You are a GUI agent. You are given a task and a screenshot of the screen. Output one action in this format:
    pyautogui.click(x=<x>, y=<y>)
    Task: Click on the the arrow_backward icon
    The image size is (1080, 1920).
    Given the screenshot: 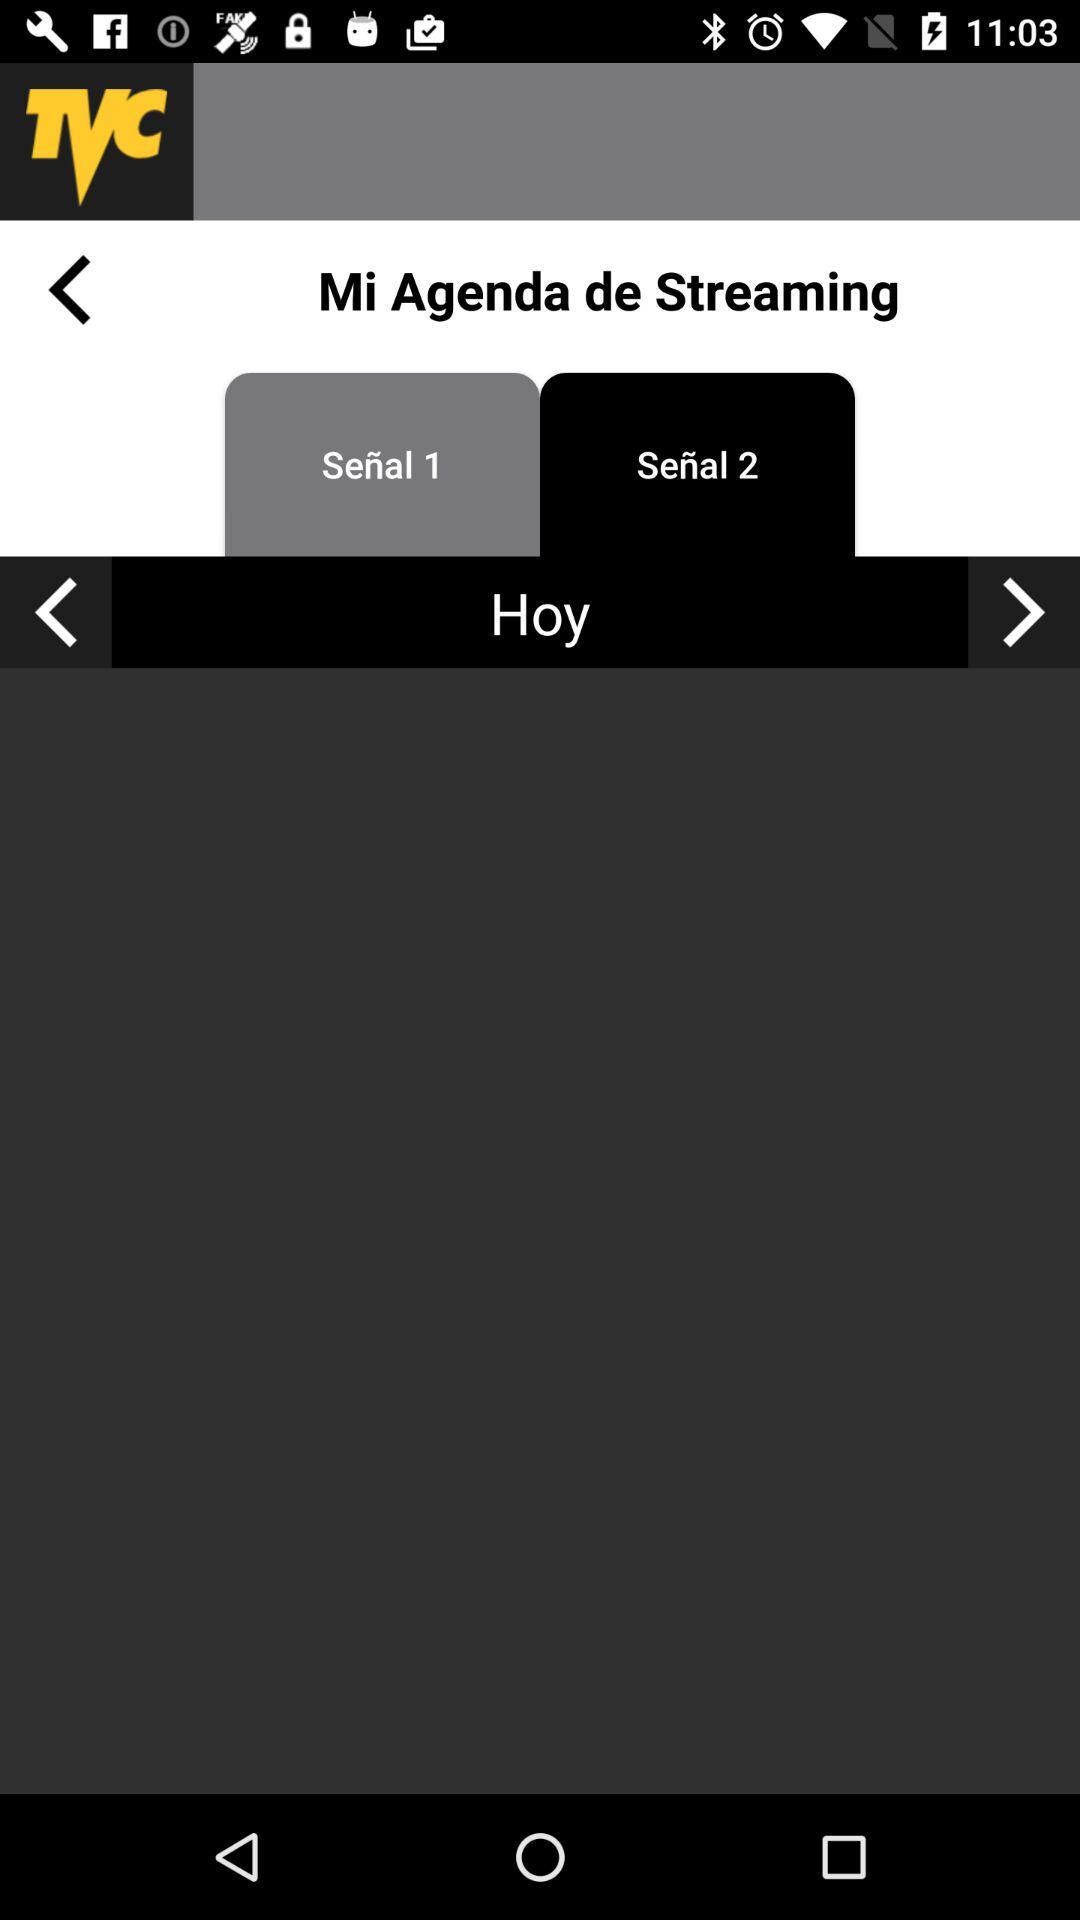 What is the action you would take?
    pyautogui.click(x=68, y=288)
    